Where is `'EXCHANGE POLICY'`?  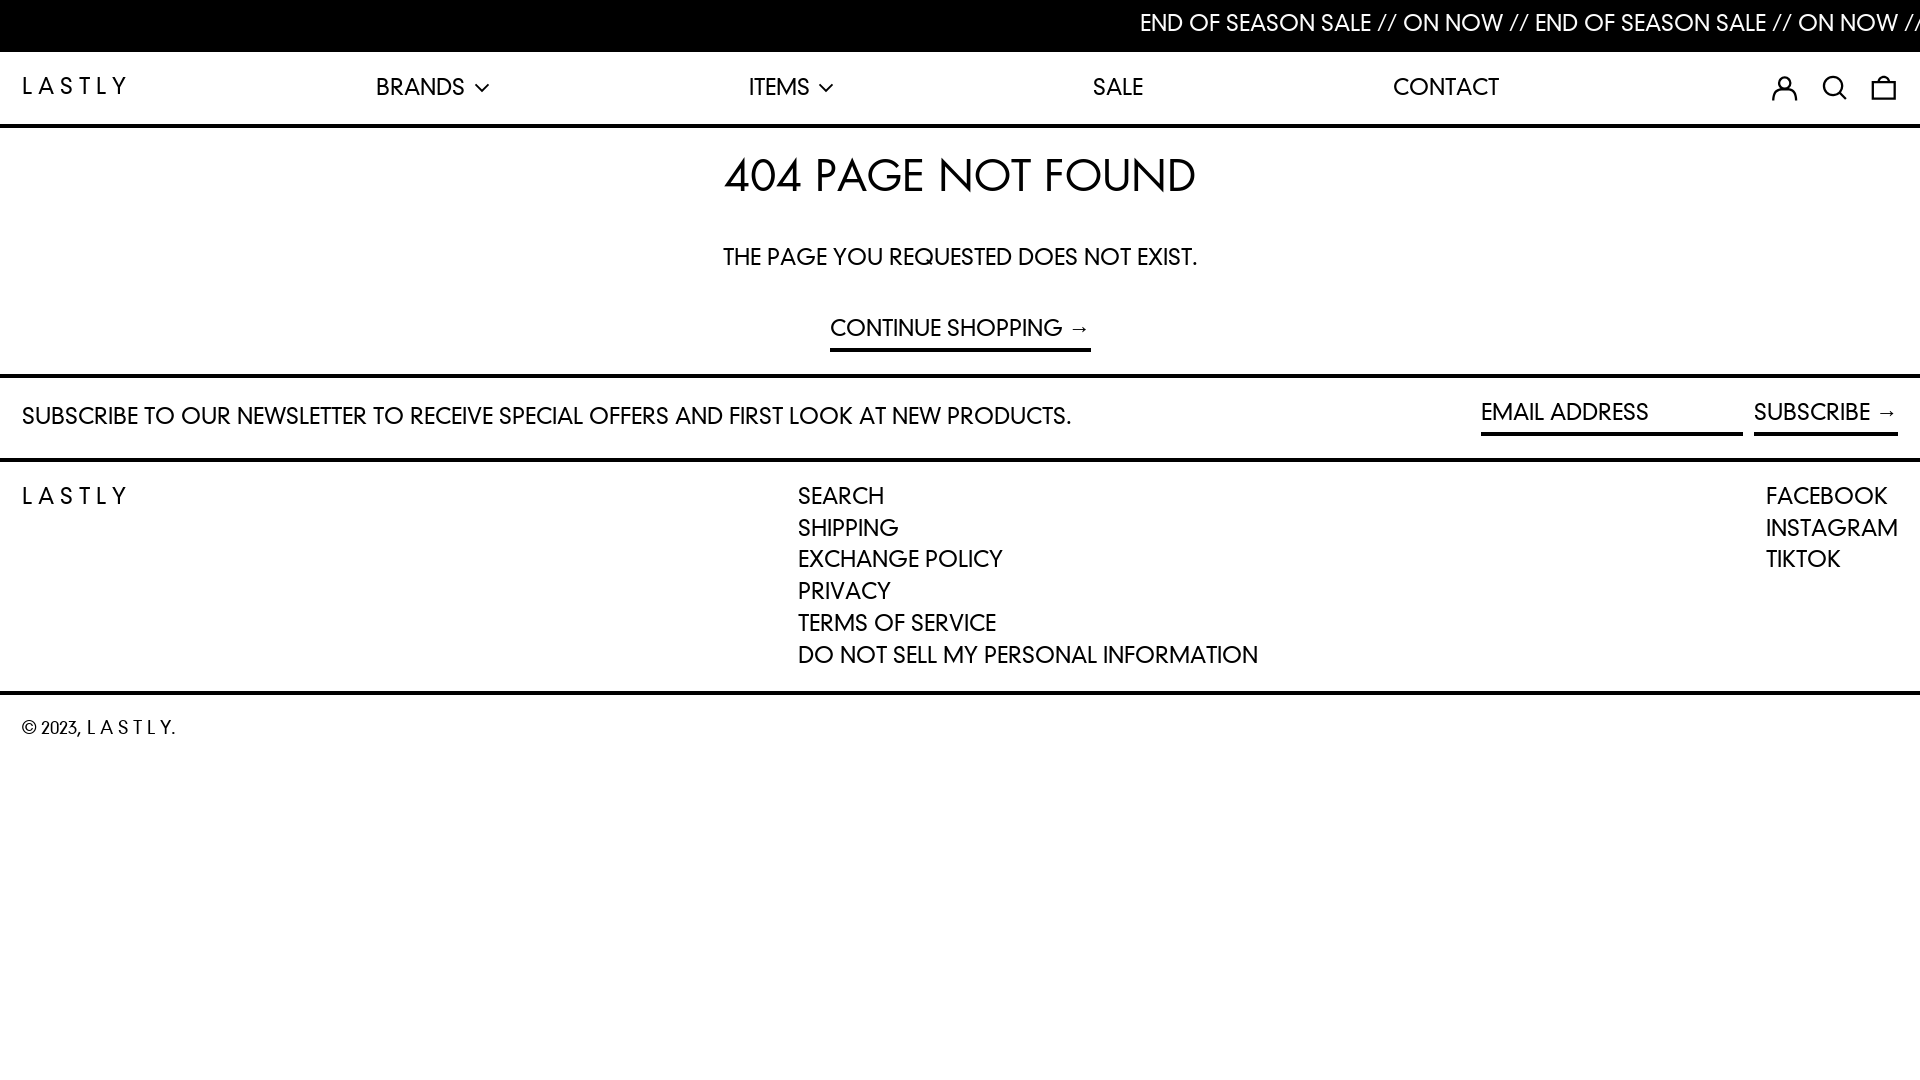
'EXCHANGE POLICY' is located at coordinates (899, 559).